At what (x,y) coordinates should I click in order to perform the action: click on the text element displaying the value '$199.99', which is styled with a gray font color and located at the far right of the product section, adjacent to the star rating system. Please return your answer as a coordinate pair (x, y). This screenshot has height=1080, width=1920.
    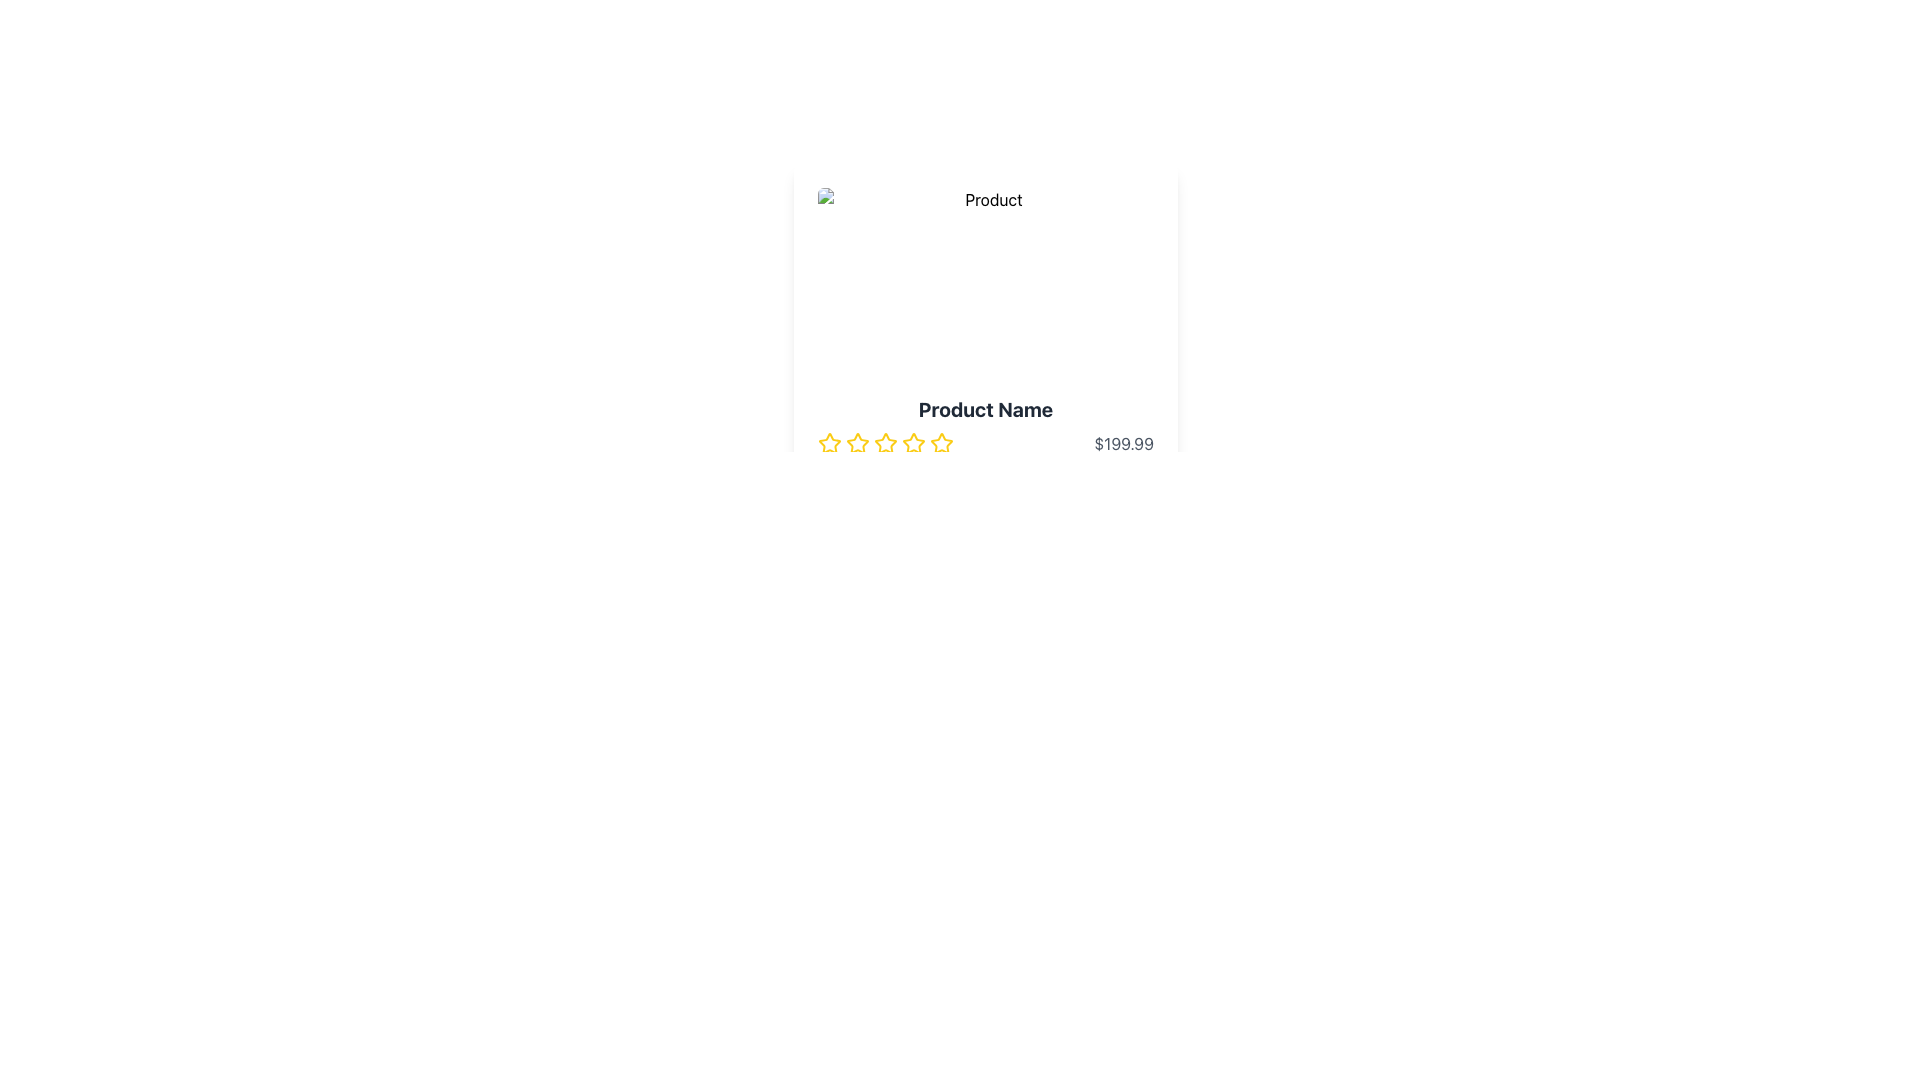
    Looking at the image, I should click on (1124, 442).